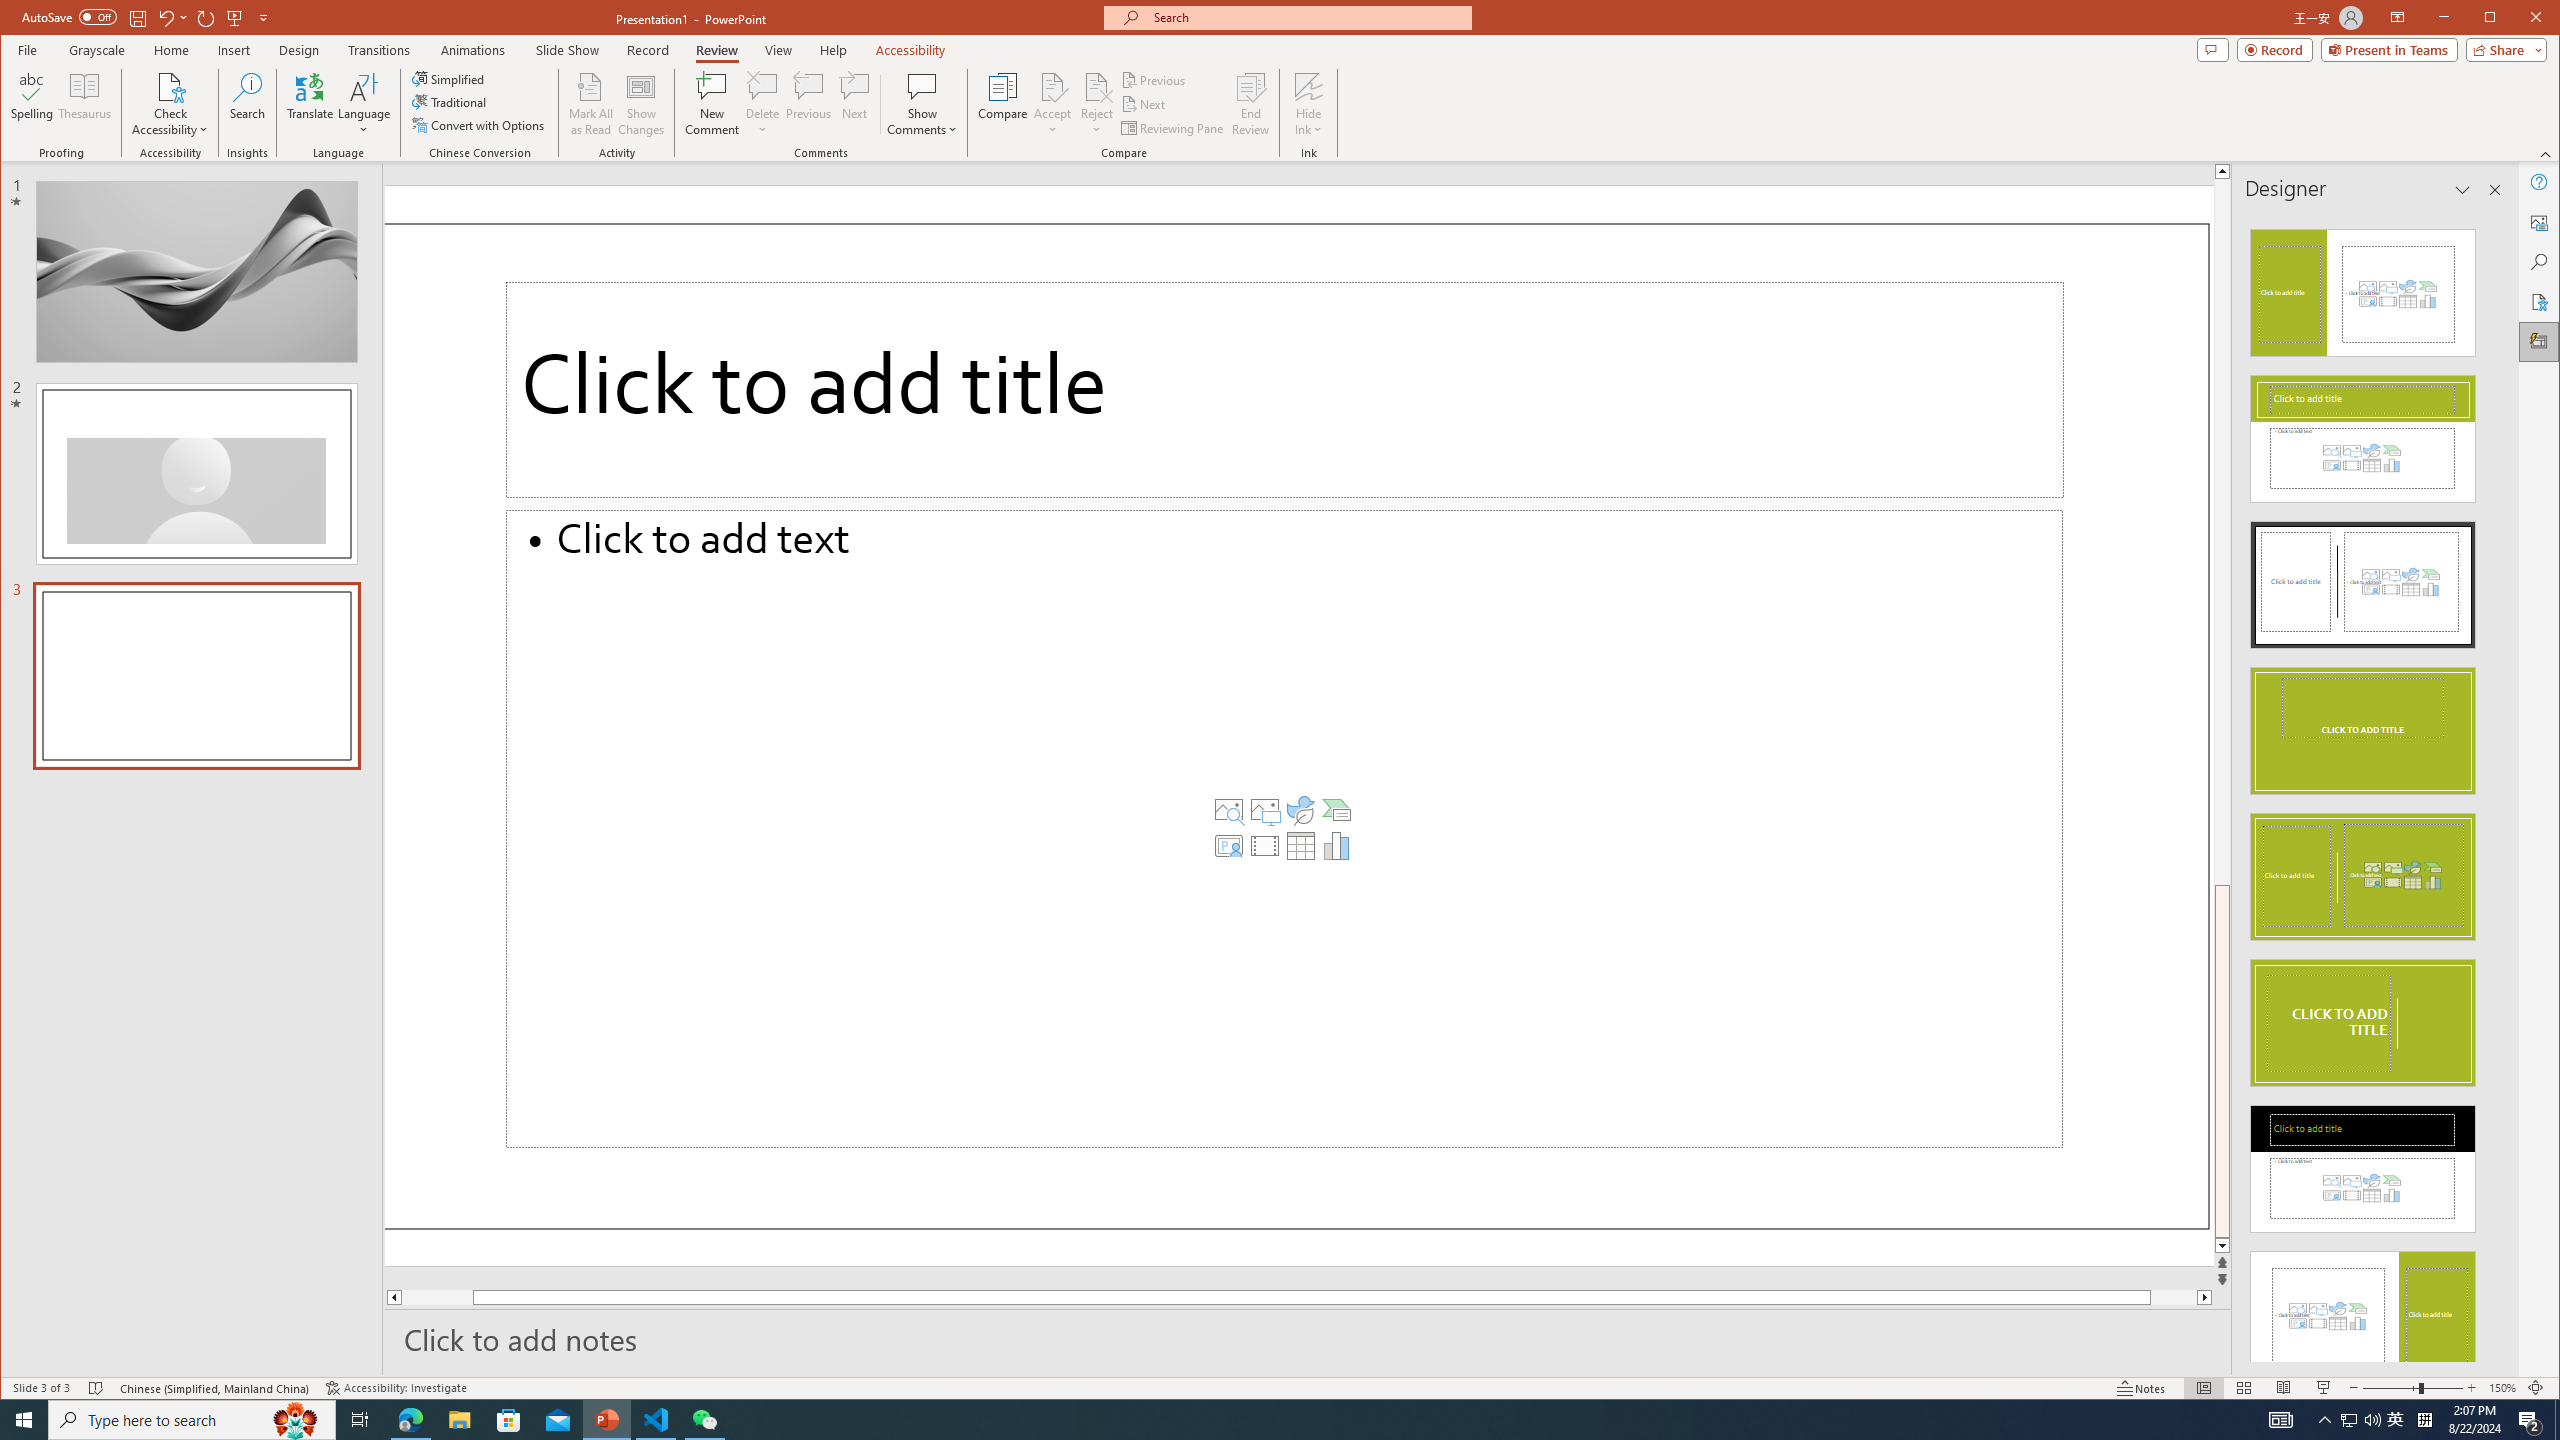  Describe the element at coordinates (1300, 809) in the screenshot. I see `'Insert an Icon'` at that location.